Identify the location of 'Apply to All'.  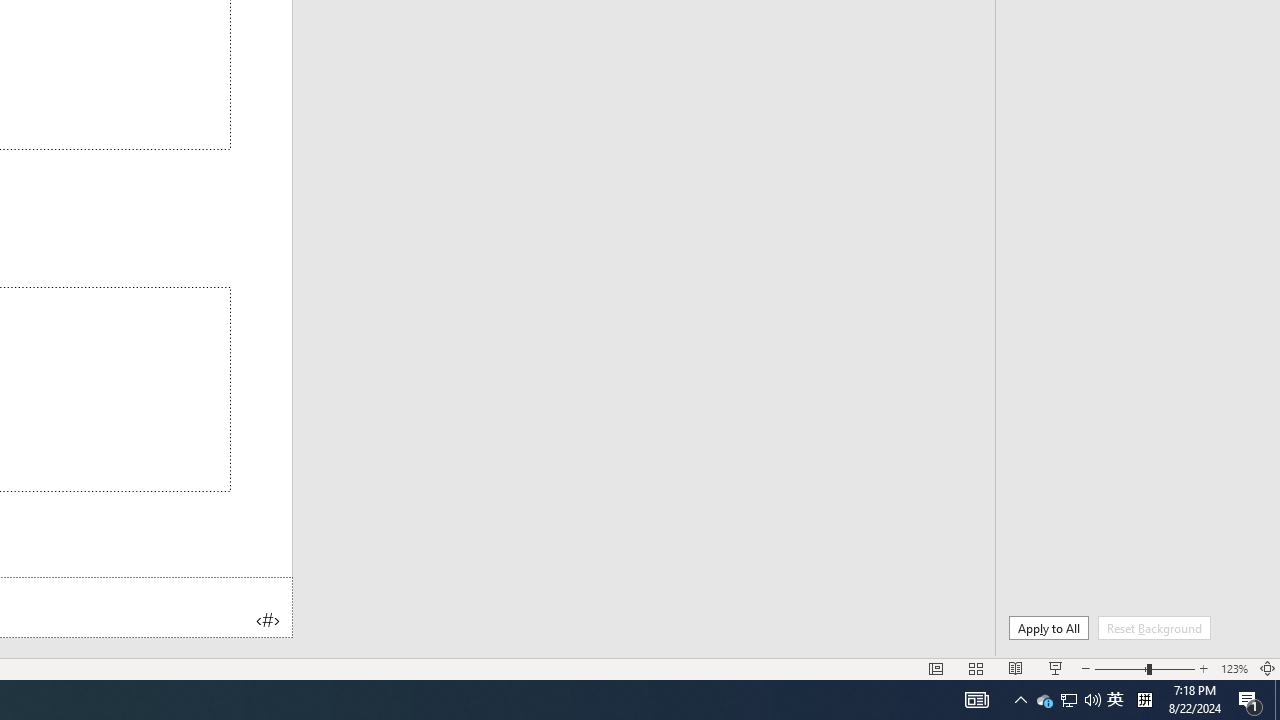
(1047, 627).